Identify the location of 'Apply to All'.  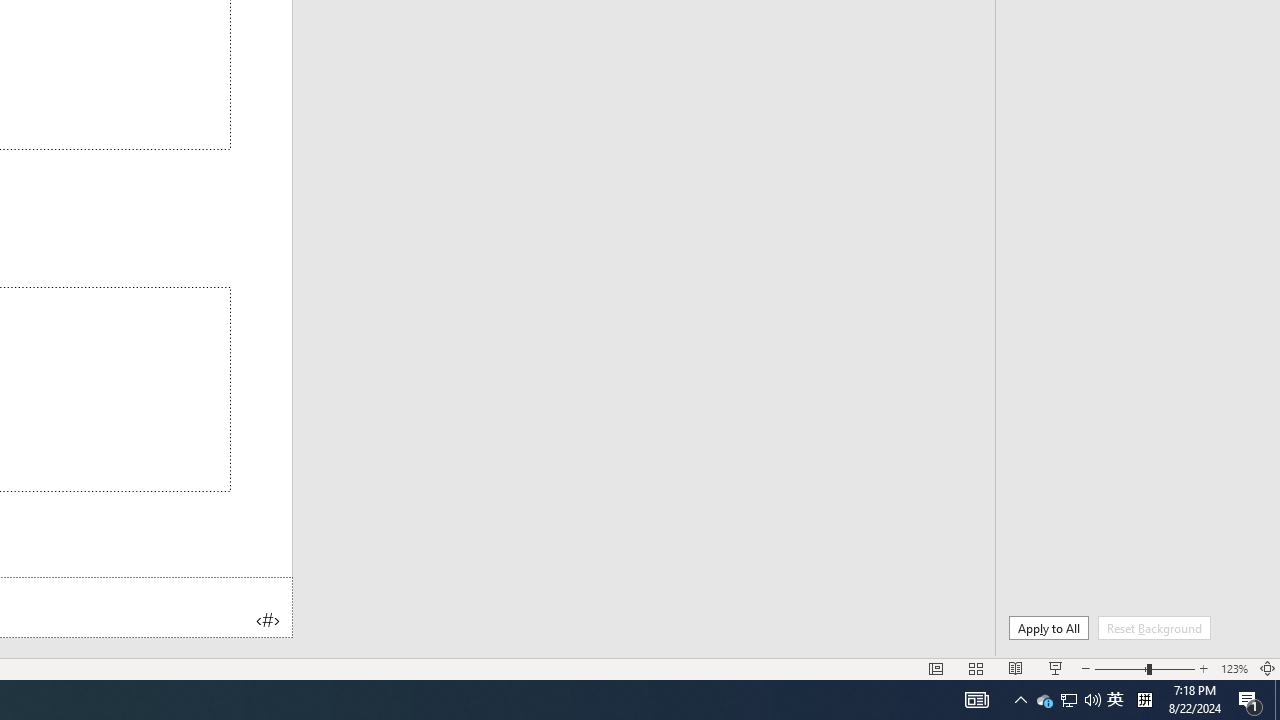
(1047, 627).